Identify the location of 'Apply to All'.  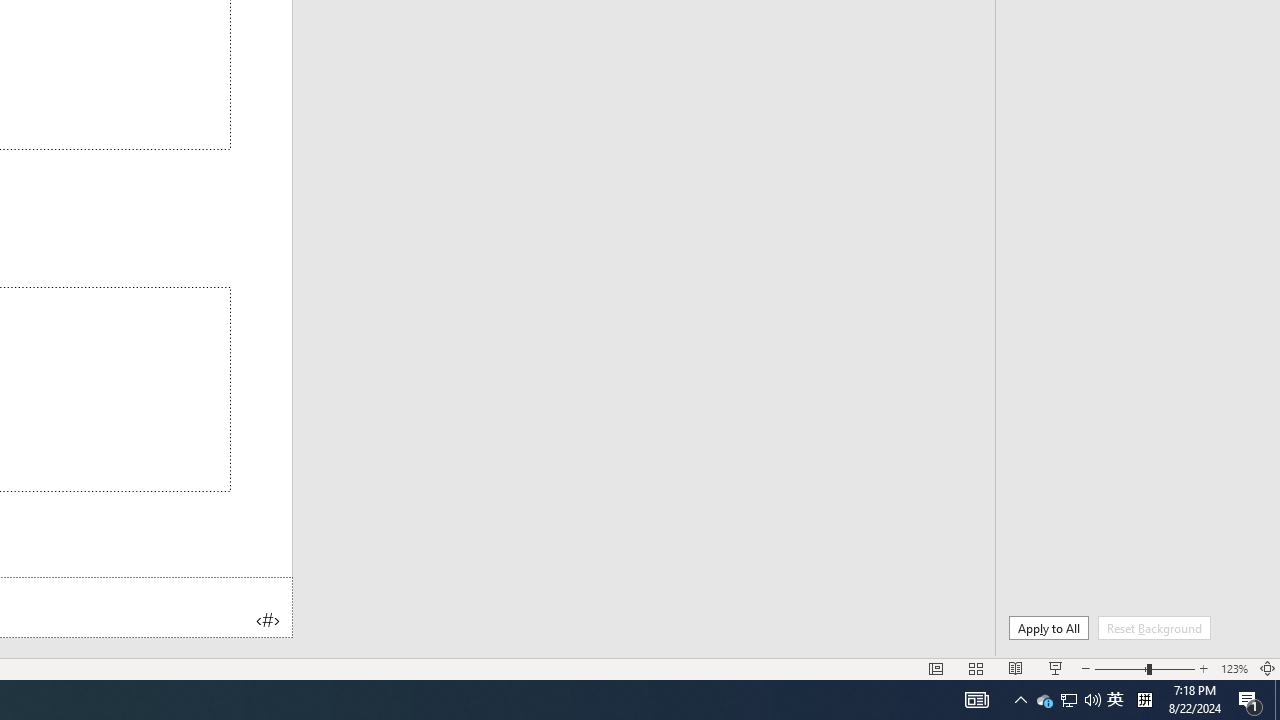
(1047, 627).